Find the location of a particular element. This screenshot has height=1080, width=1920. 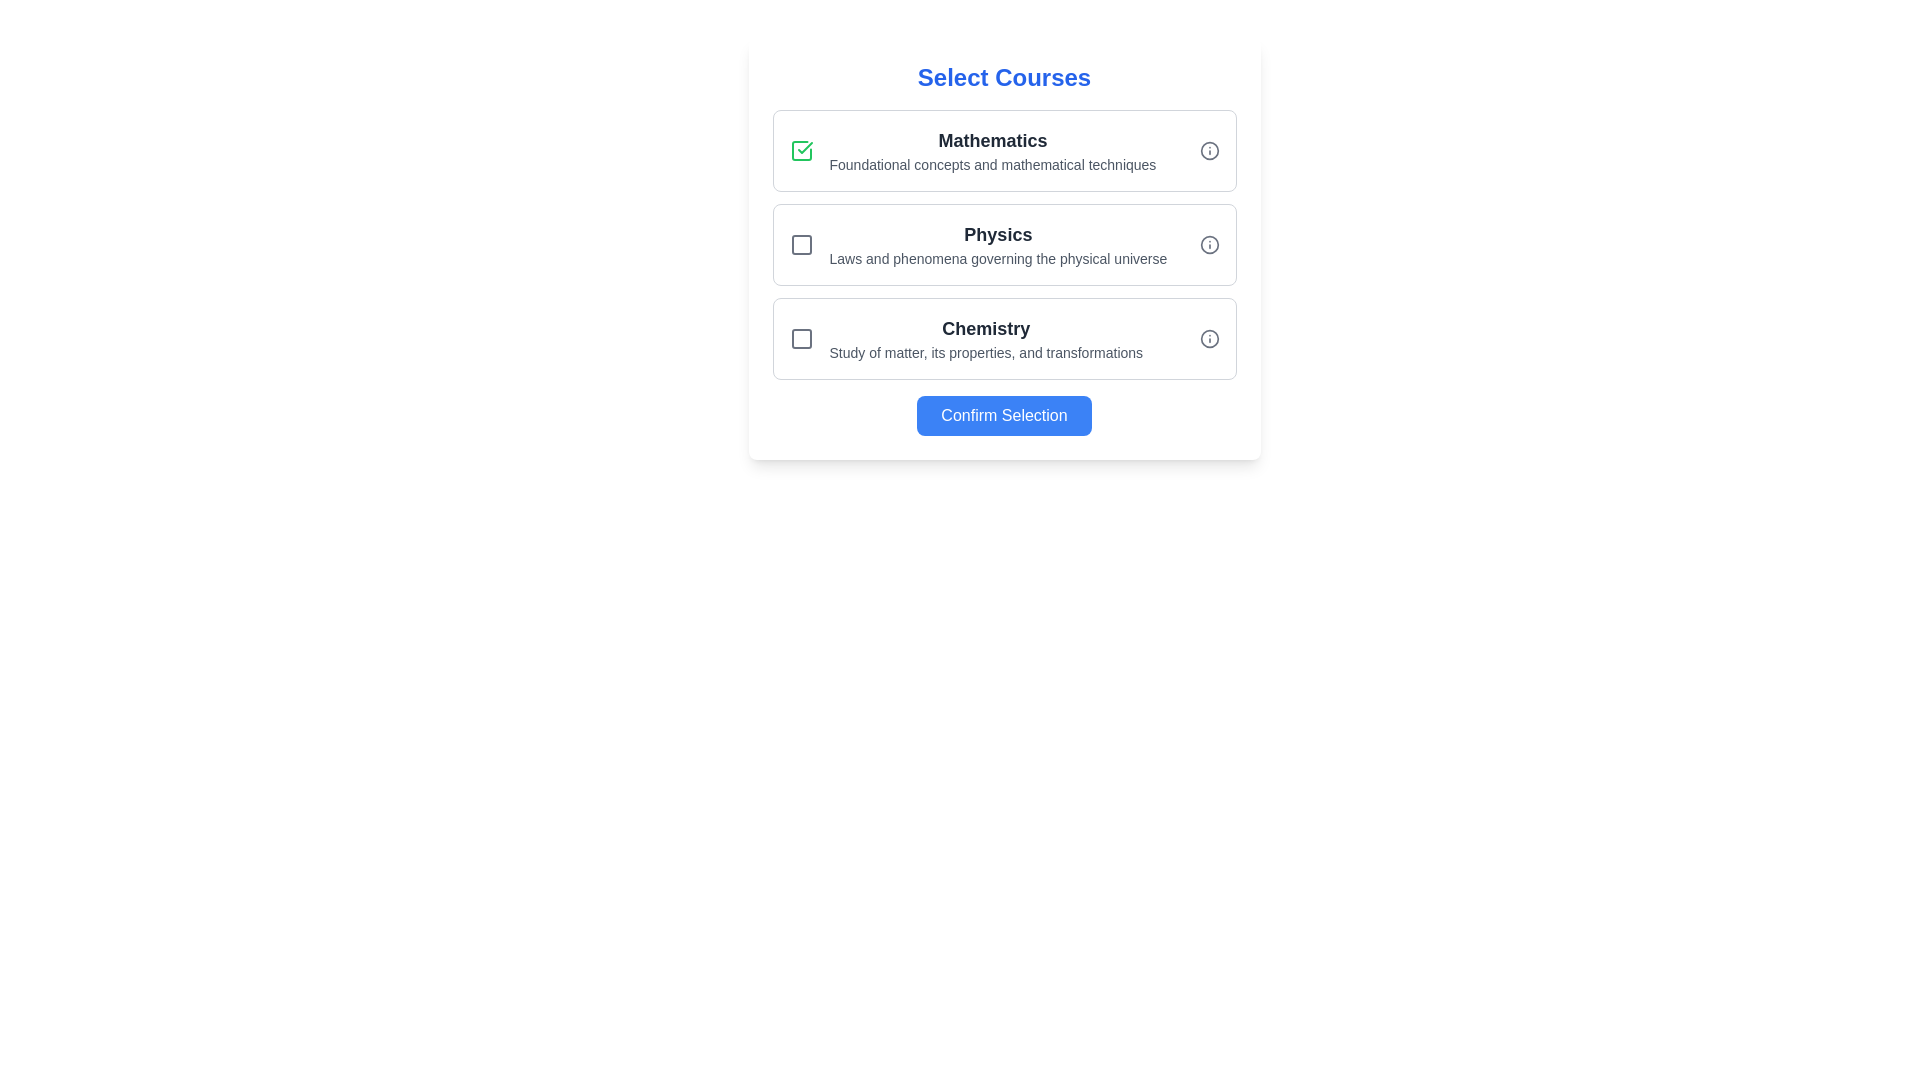

the selectable course list item titled 'Physics' is located at coordinates (998, 244).